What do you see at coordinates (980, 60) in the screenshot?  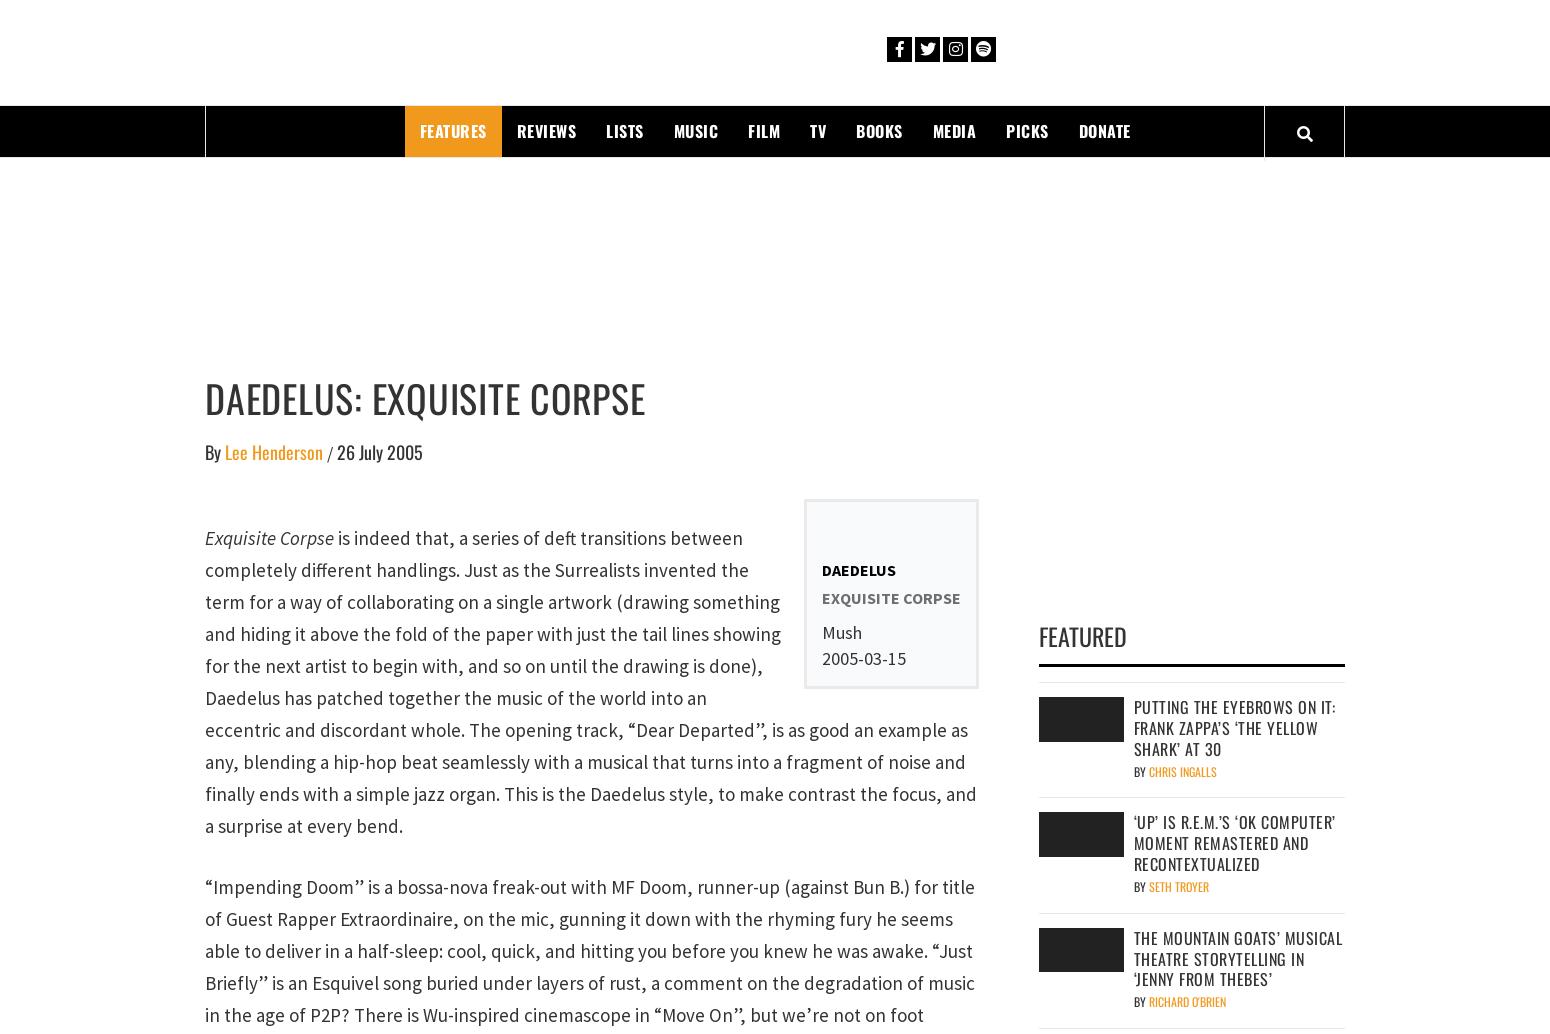 I see `'PopMatters'` at bounding box center [980, 60].